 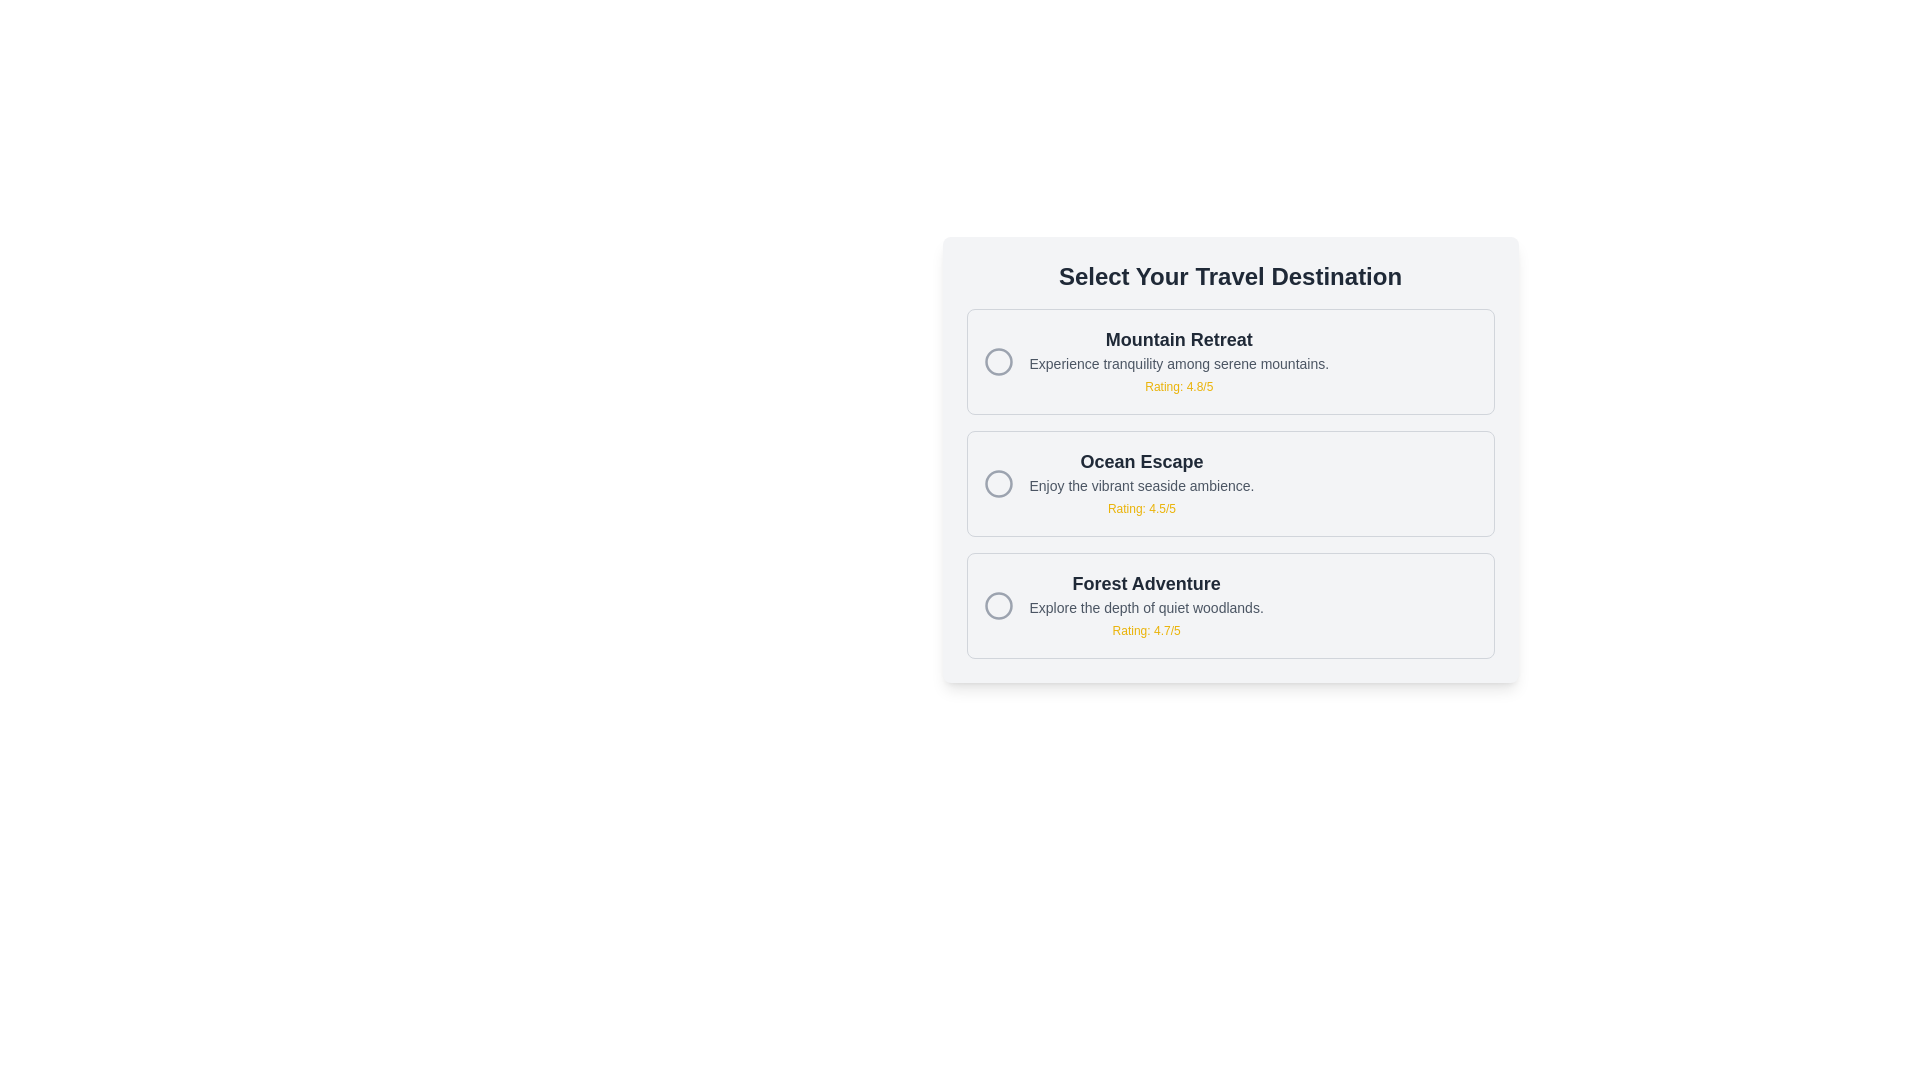 I want to click on the Text Label that serves as a header for a travel destination option, summarizing the main theme of the choice, so click(x=1146, y=583).